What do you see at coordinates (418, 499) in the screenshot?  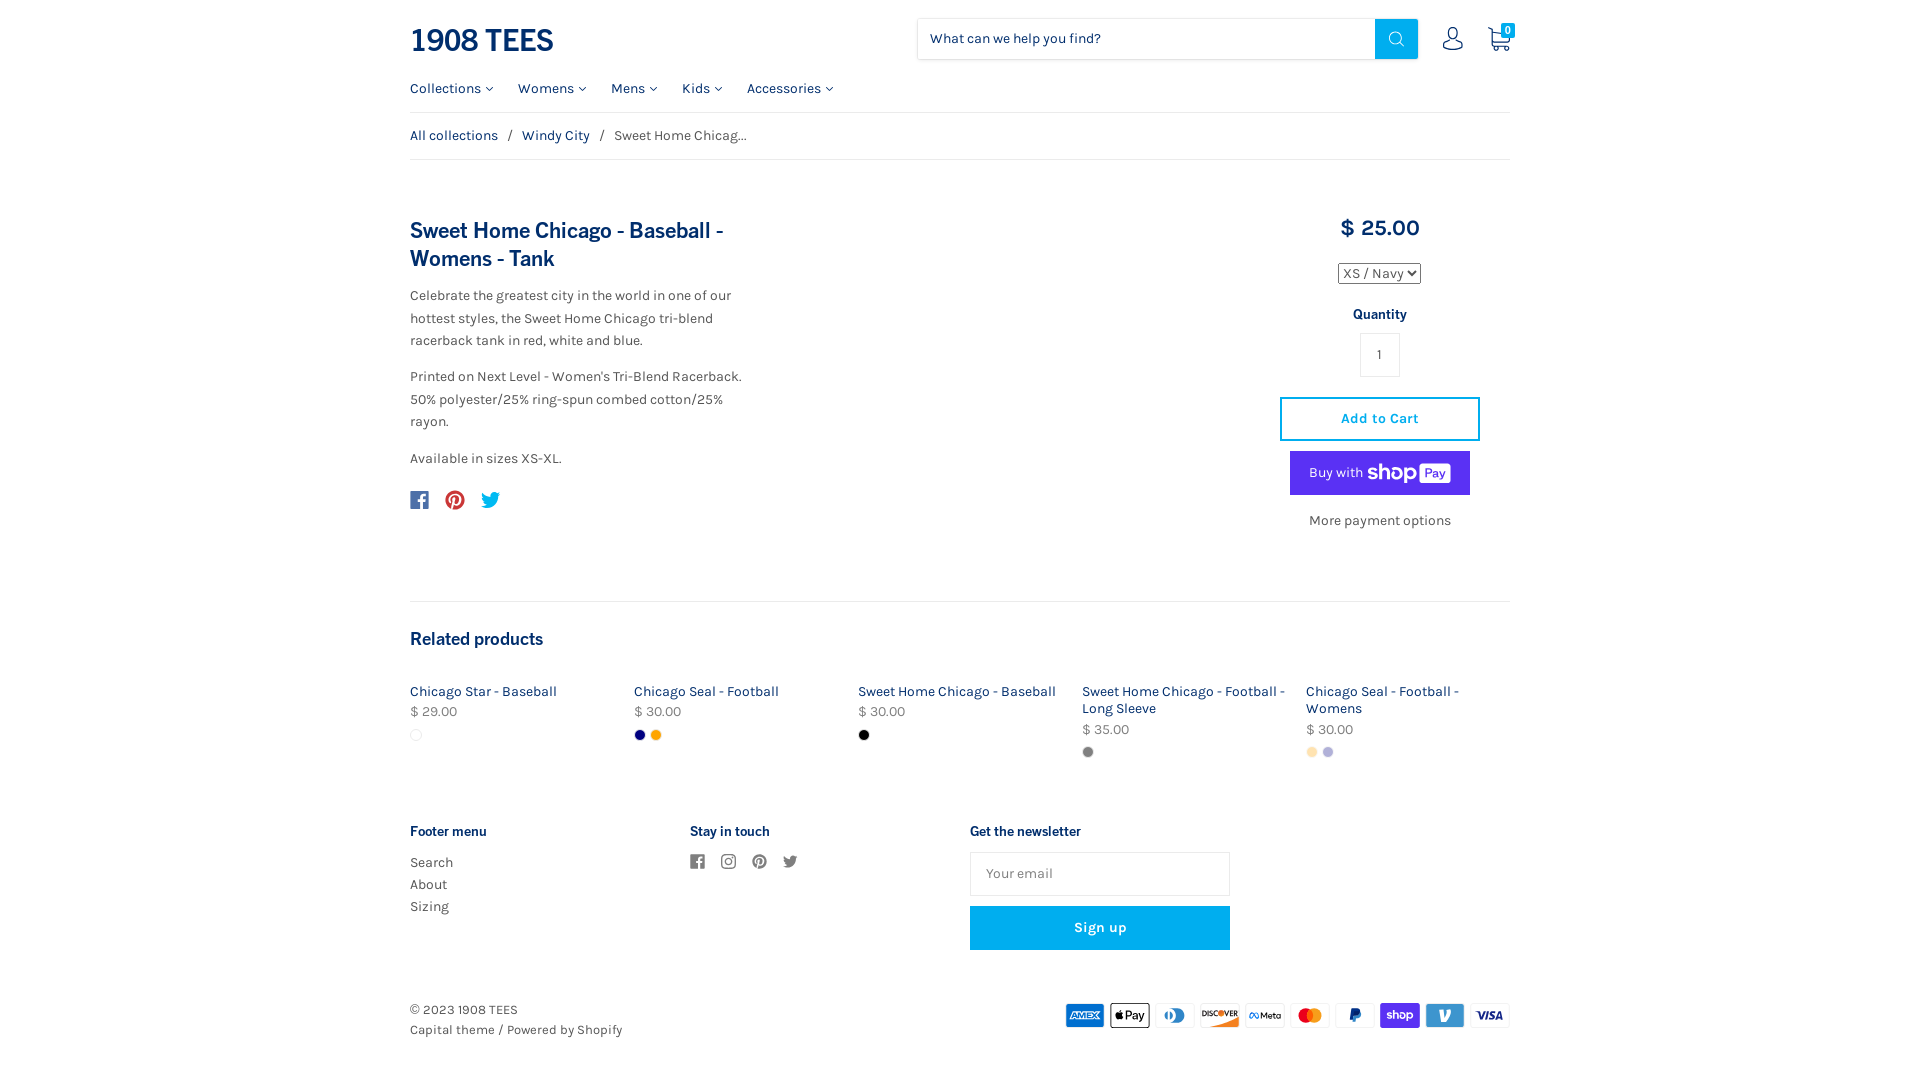 I see `'Facebook'` at bounding box center [418, 499].